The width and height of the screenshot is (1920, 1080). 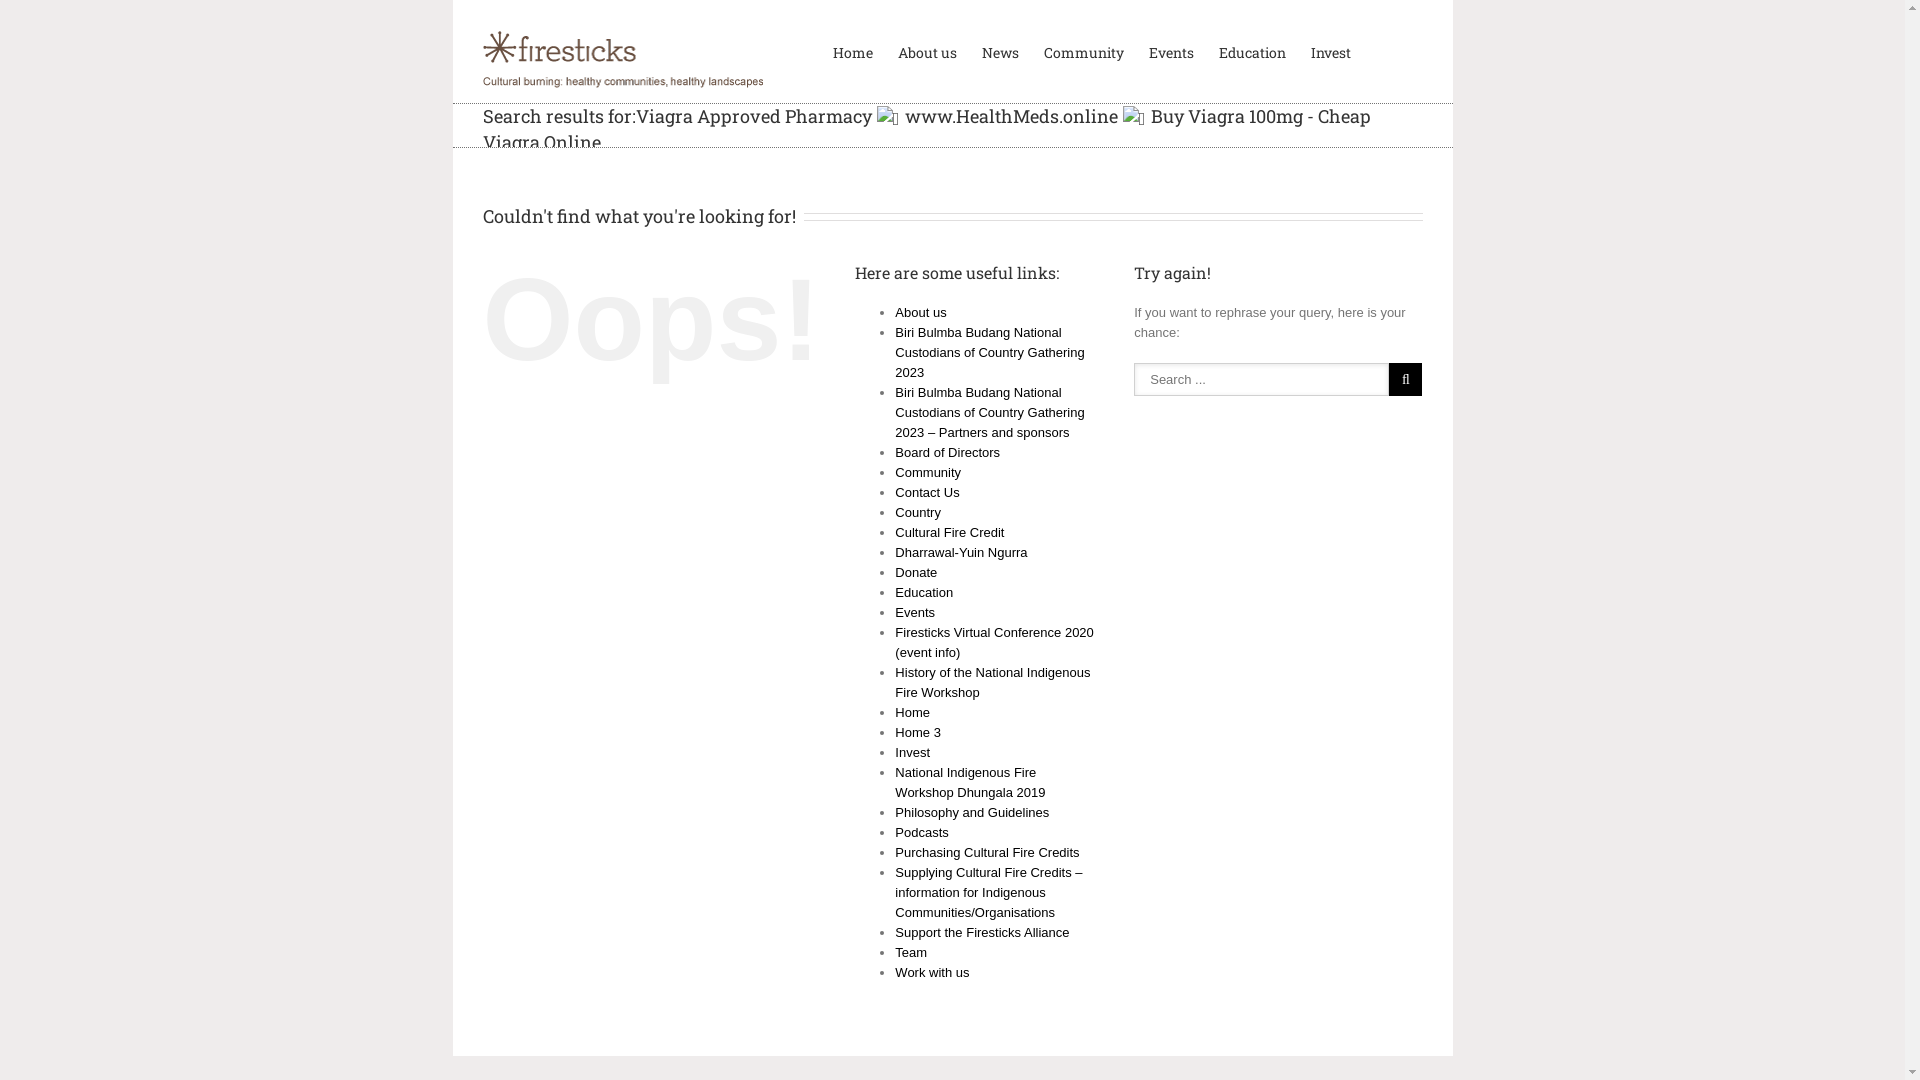 What do you see at coordinates (1329, 50) in the screenshot?
I see `'Invest'` at bounding box center [1329, 50].